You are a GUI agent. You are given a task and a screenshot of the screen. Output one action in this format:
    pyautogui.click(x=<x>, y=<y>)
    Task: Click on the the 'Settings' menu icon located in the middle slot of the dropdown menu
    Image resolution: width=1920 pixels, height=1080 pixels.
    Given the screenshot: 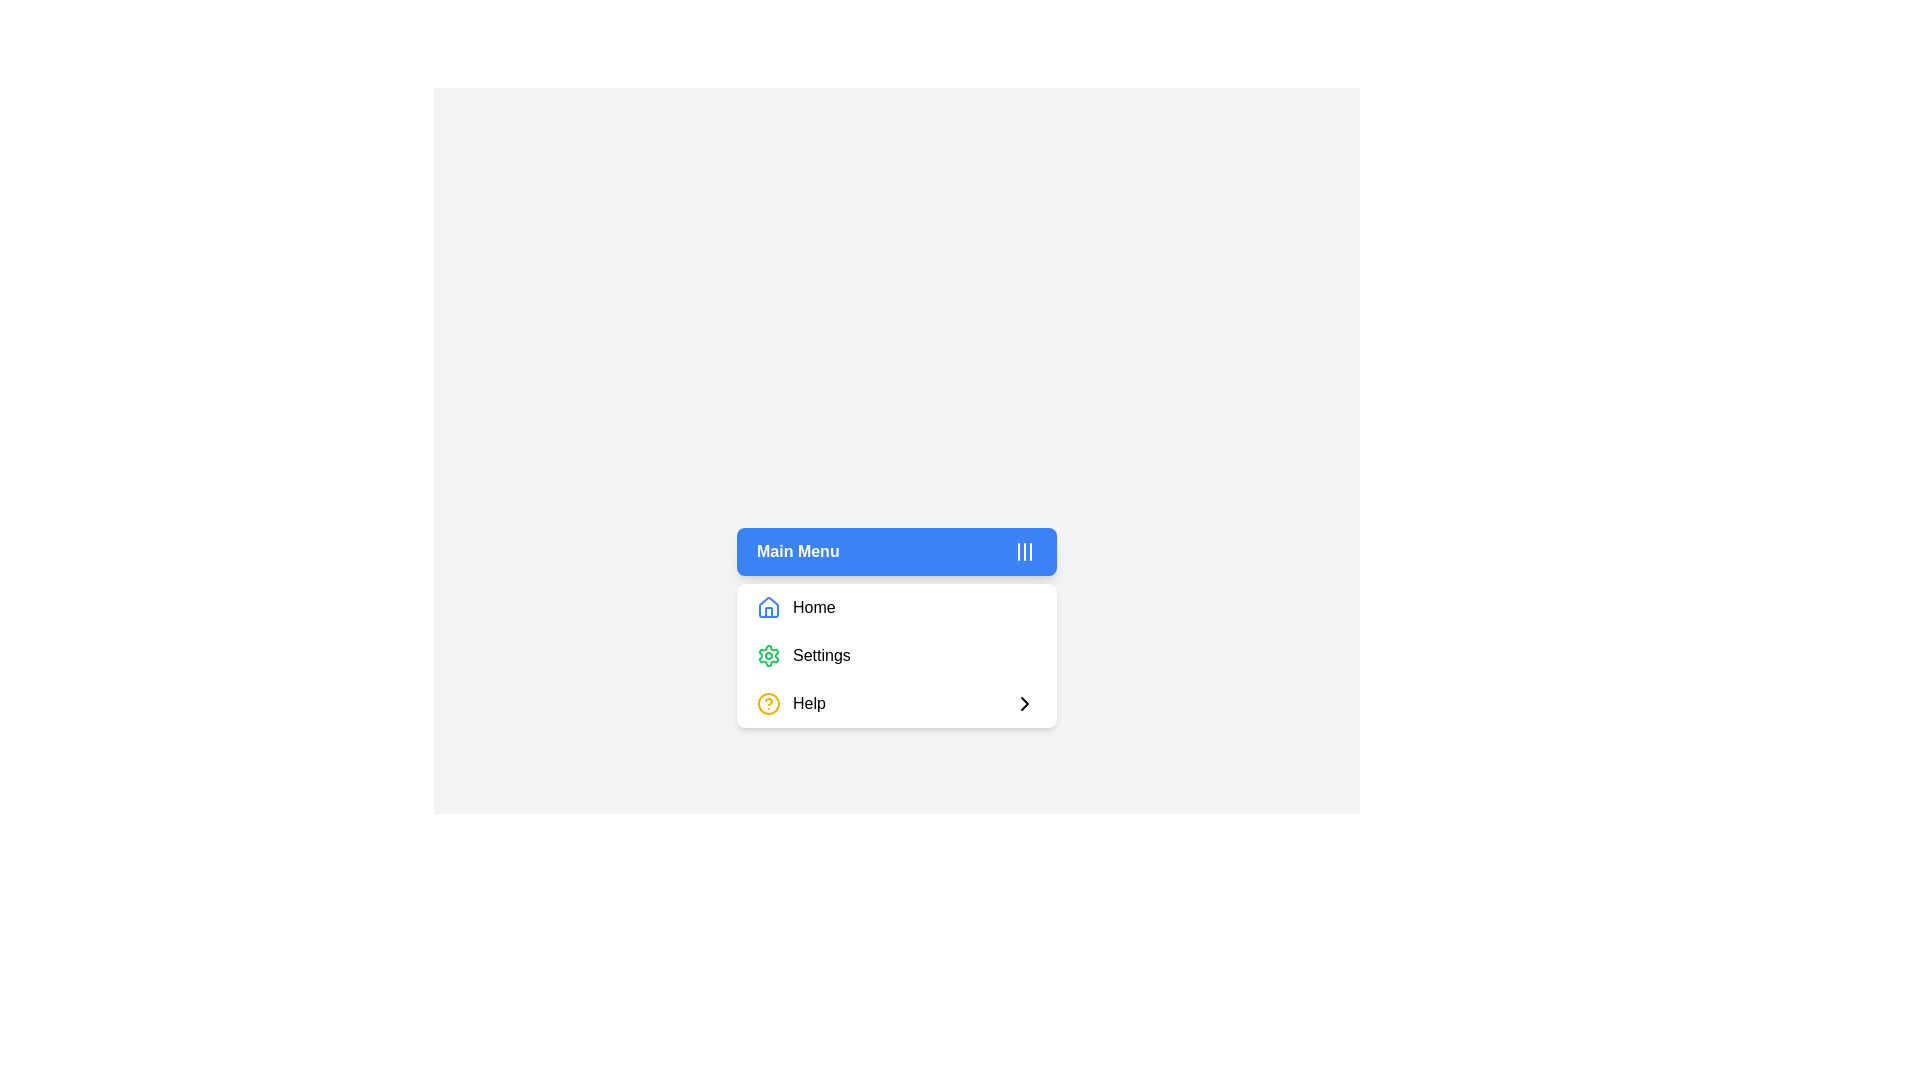 What is the action you would take?
    pyautogui.click(x=767, y=655)
    